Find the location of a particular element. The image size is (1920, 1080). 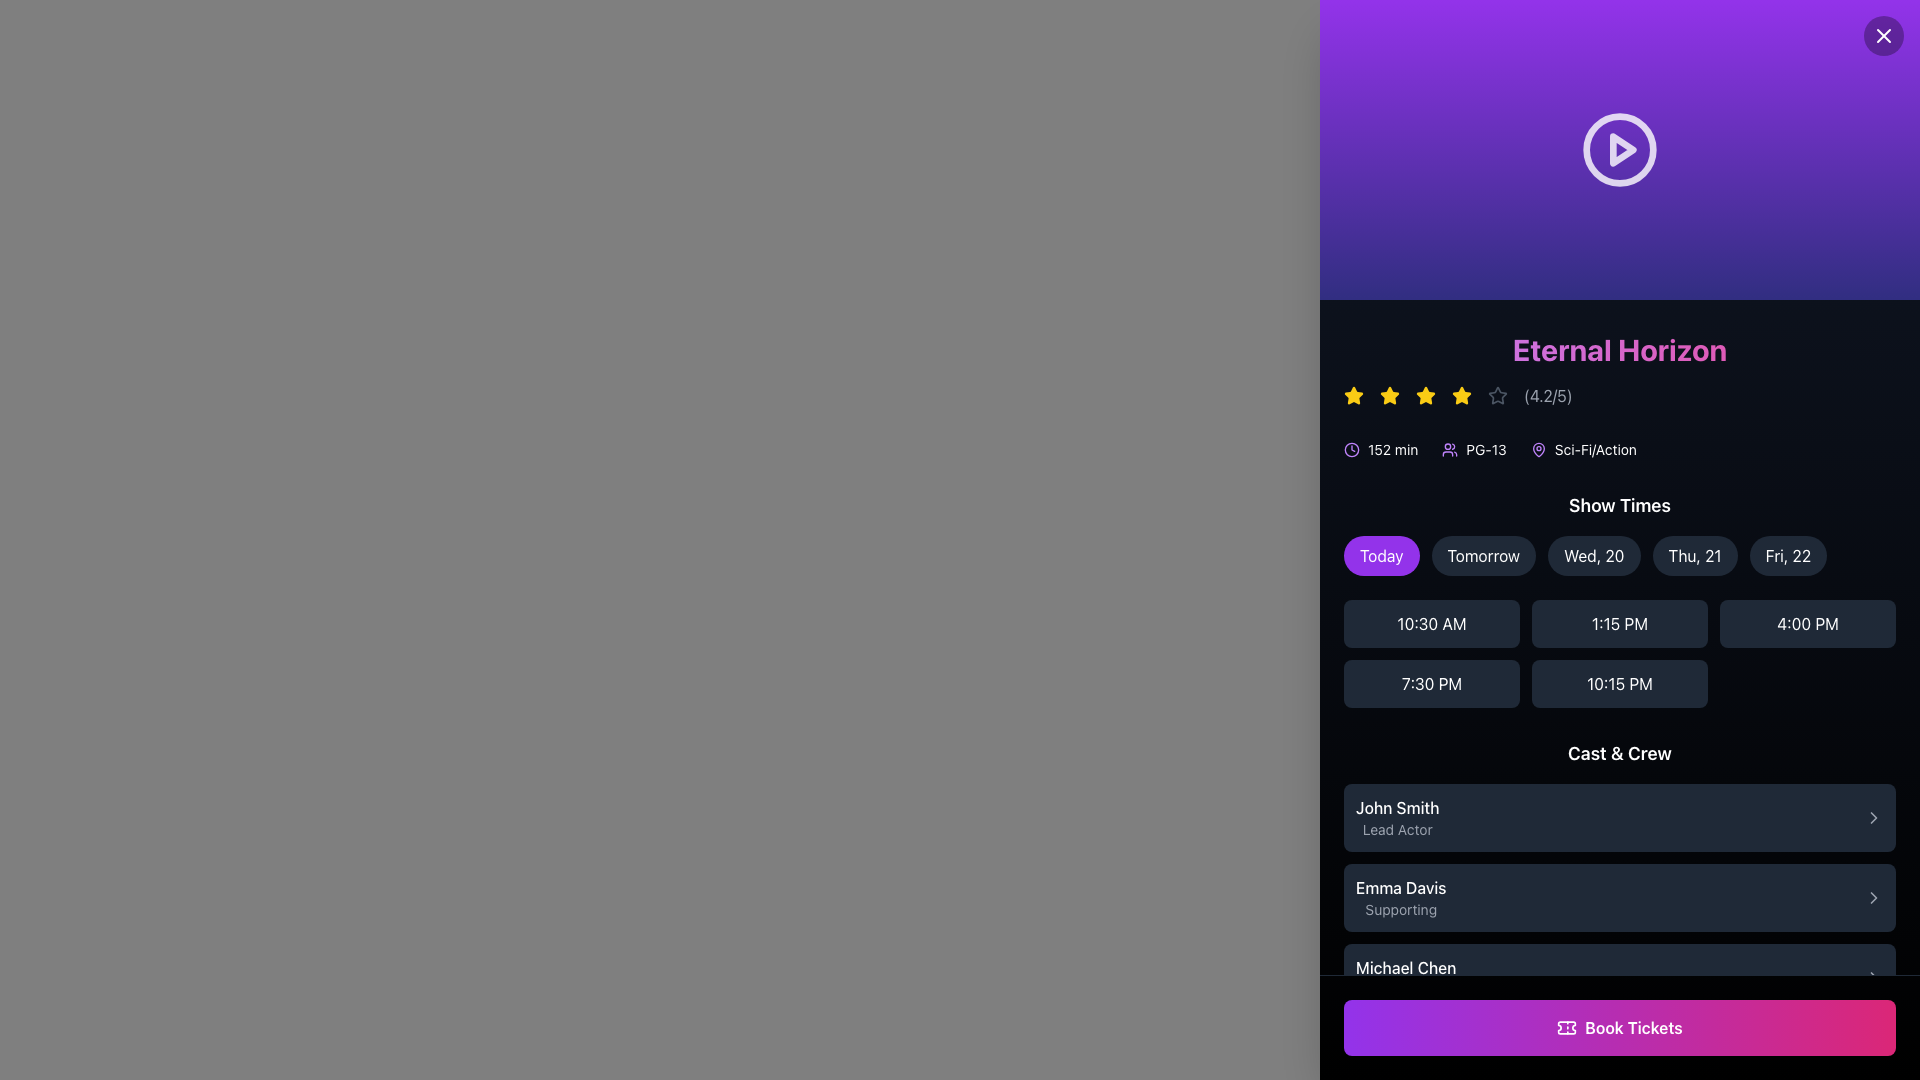

the List item representing 'John Smith' in the 'Cast & Crew' section for further actions is located at coordinates (1620, 817).